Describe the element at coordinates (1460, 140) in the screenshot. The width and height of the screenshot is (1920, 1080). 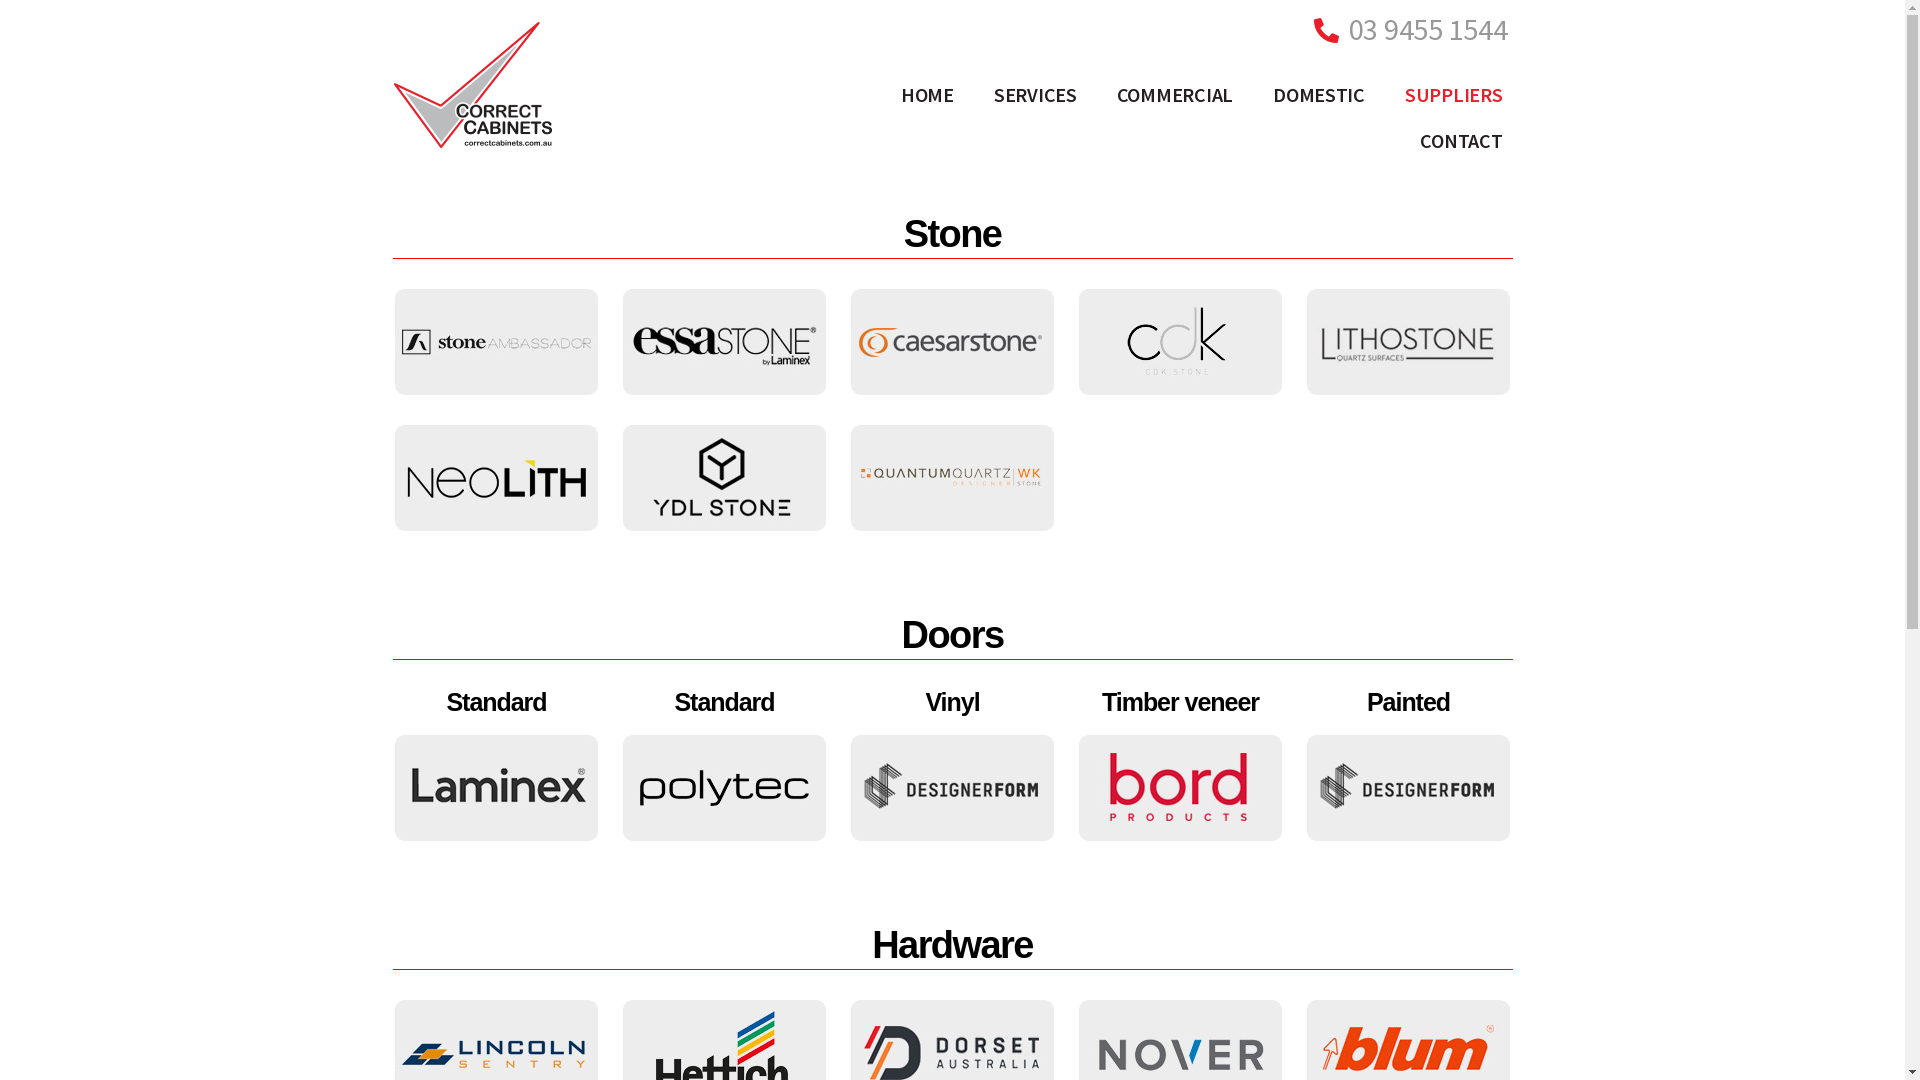
I see `'CONTACT'` at that location.